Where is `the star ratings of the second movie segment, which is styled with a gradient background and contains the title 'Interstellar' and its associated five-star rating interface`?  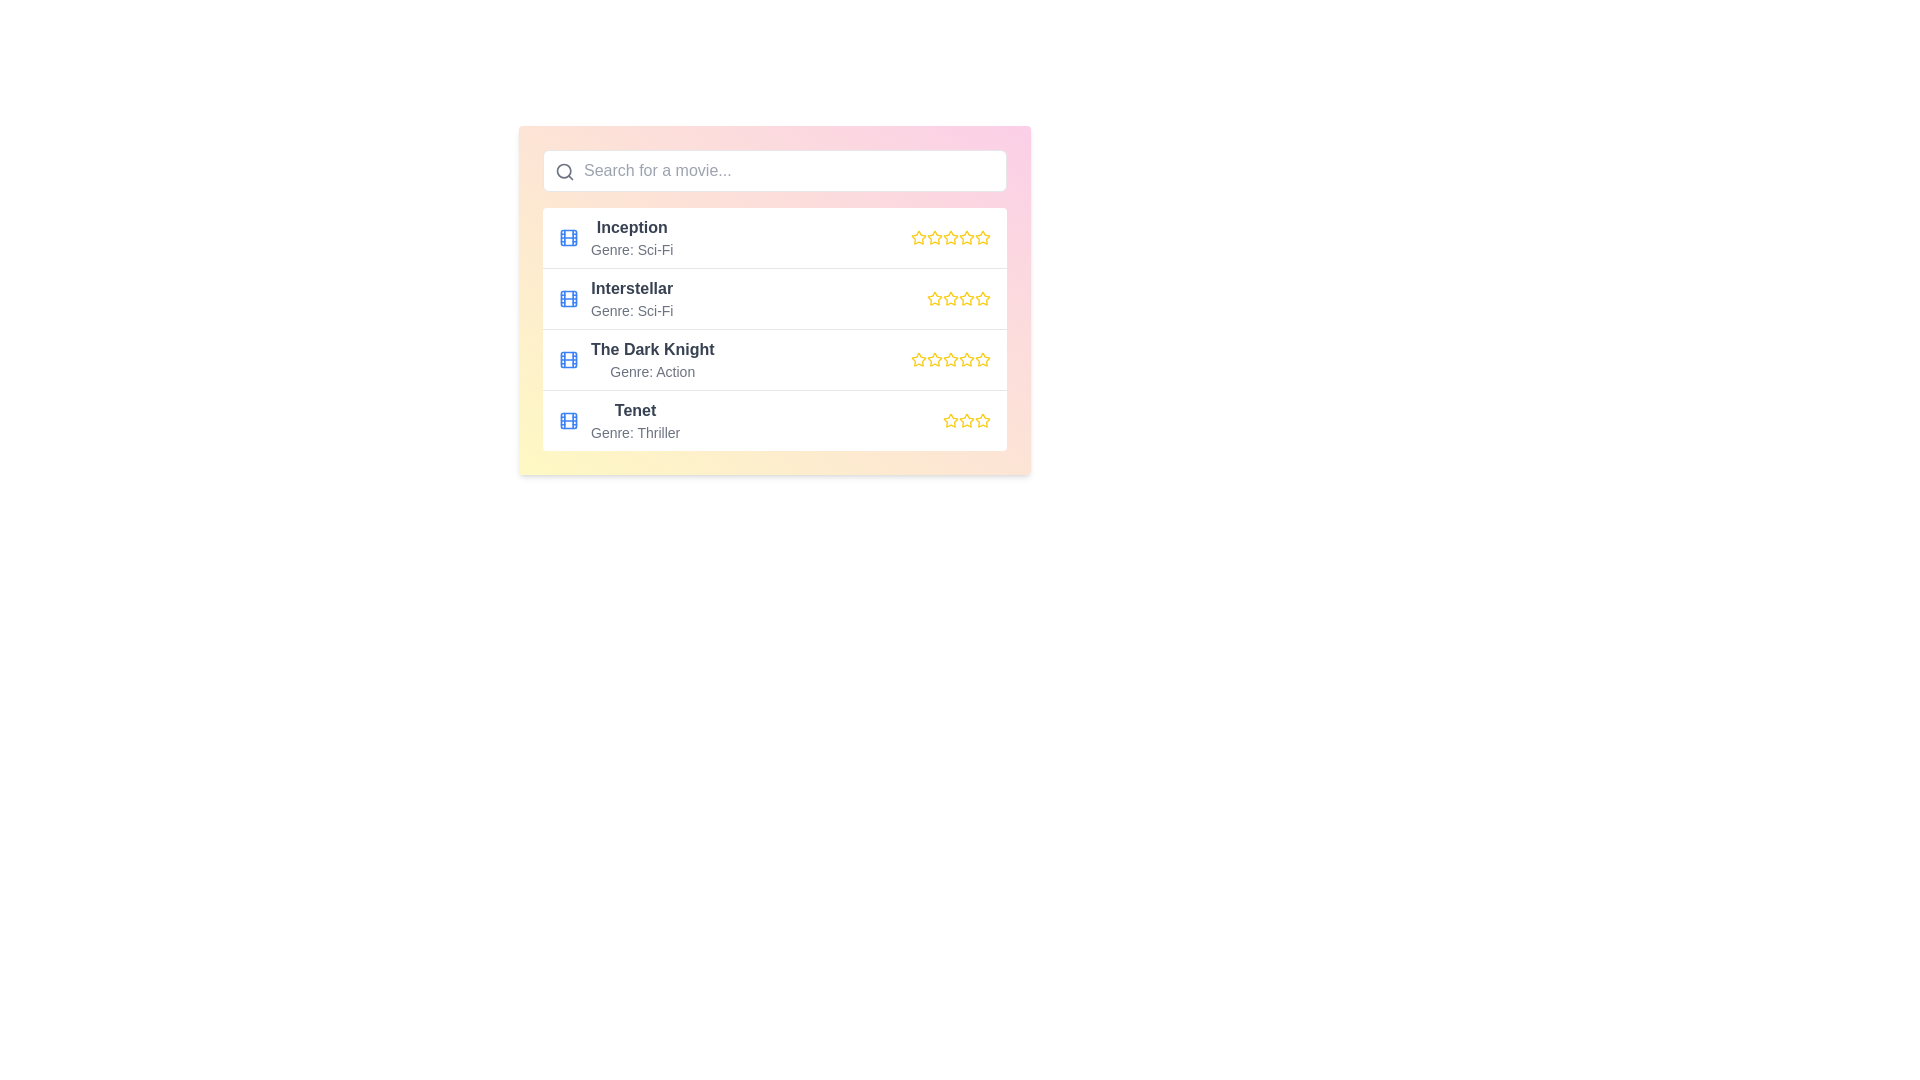 the star ratings of the second movie segment, which is styled with a gradient background and contains the title 'Interstellar' and its associated five-star rating interface is located at coordinates (773, 300).